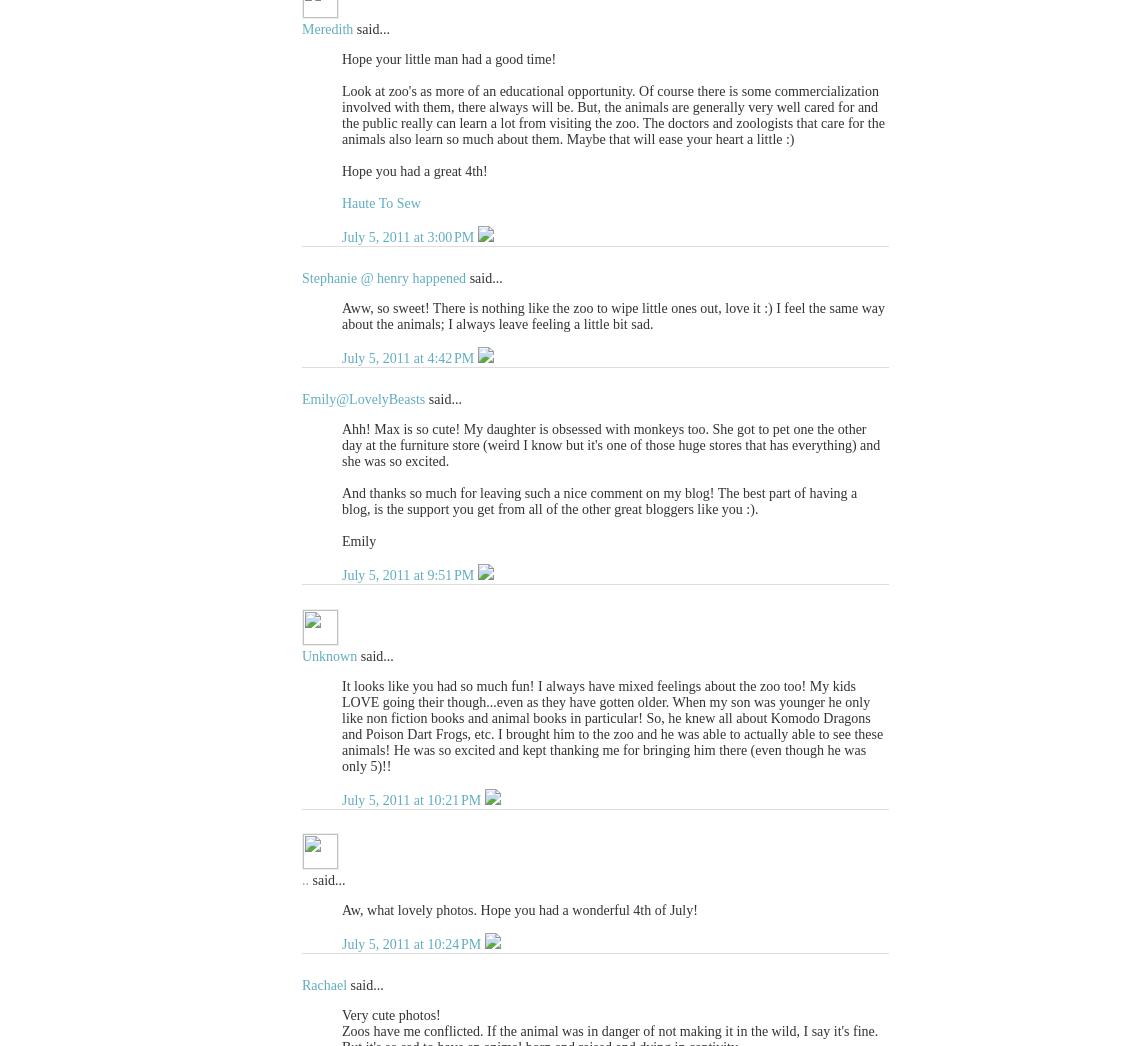 The image size is (1133, 1046). Describe the element at coordinates (342, 203) in the screenshot. I see `'Haute To Sew'` at that location.